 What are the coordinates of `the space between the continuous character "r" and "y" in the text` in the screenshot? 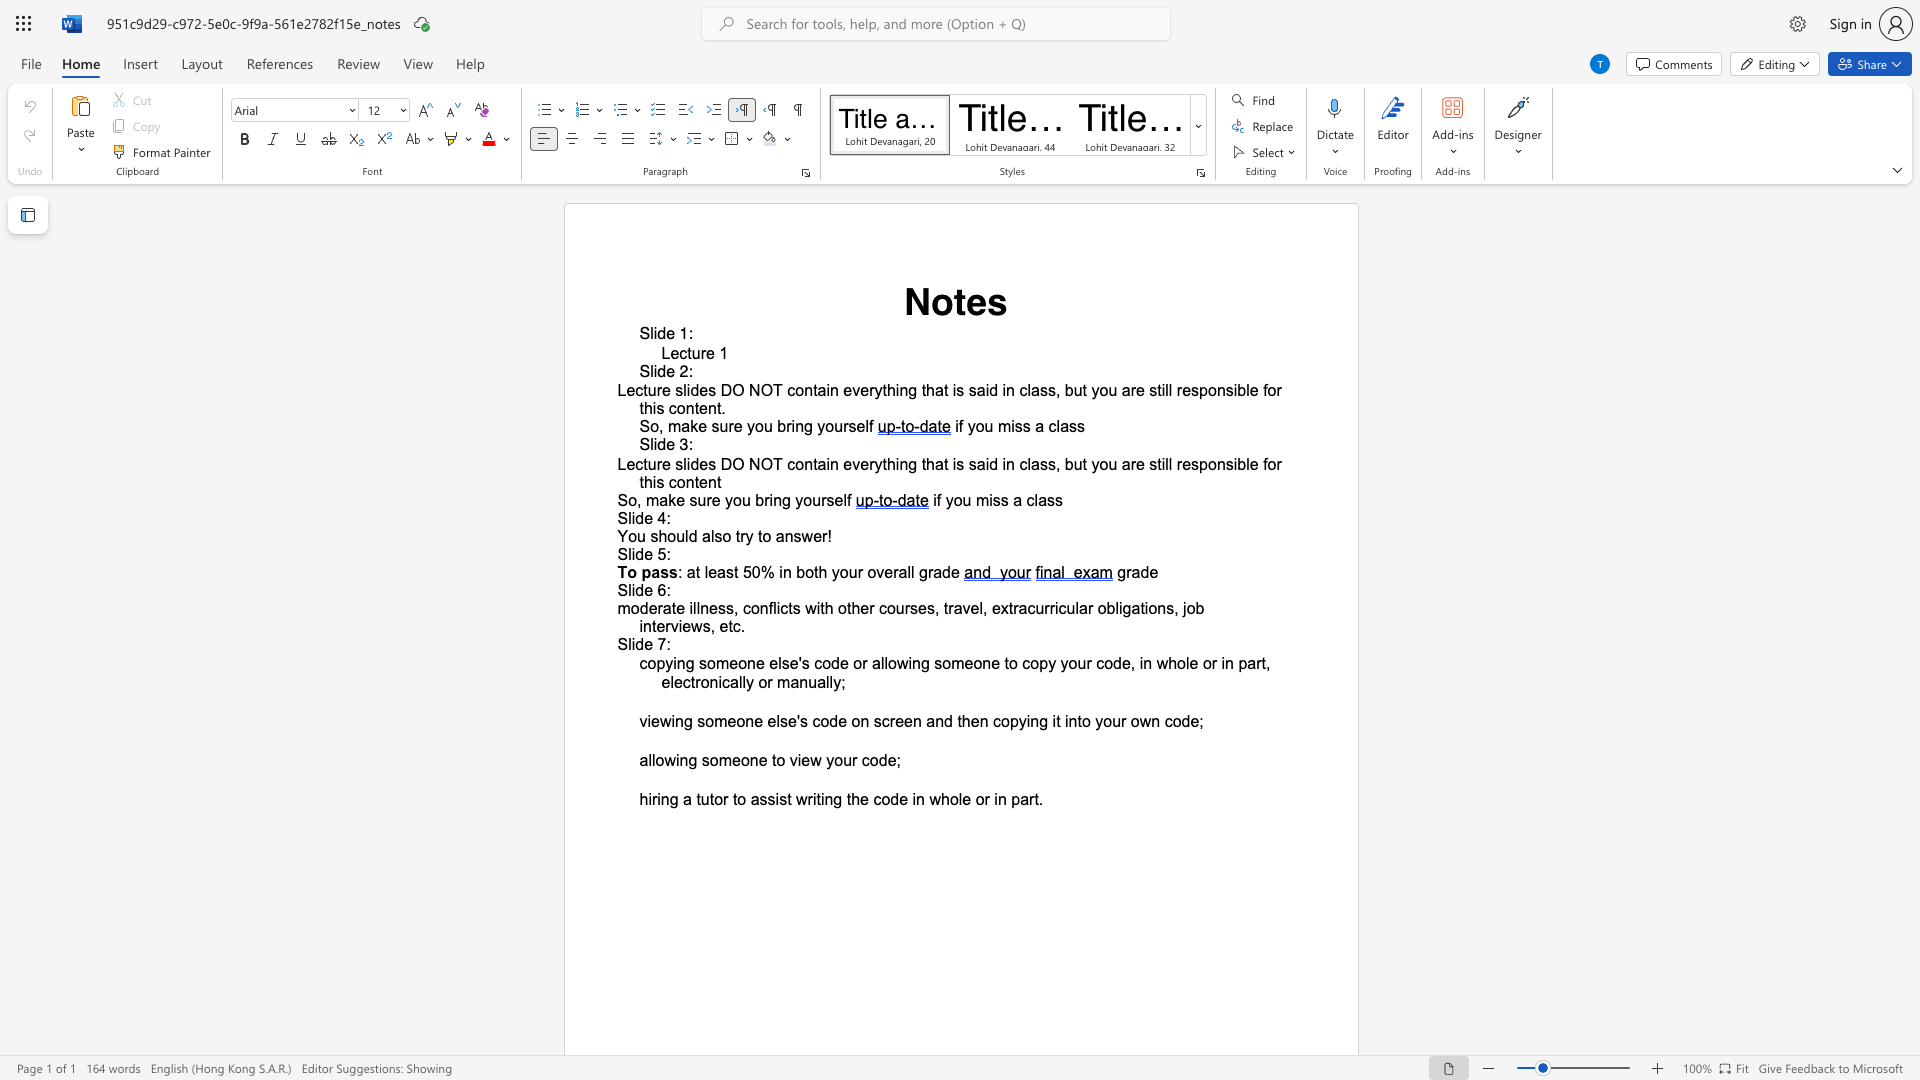 It's located at (745, 535).